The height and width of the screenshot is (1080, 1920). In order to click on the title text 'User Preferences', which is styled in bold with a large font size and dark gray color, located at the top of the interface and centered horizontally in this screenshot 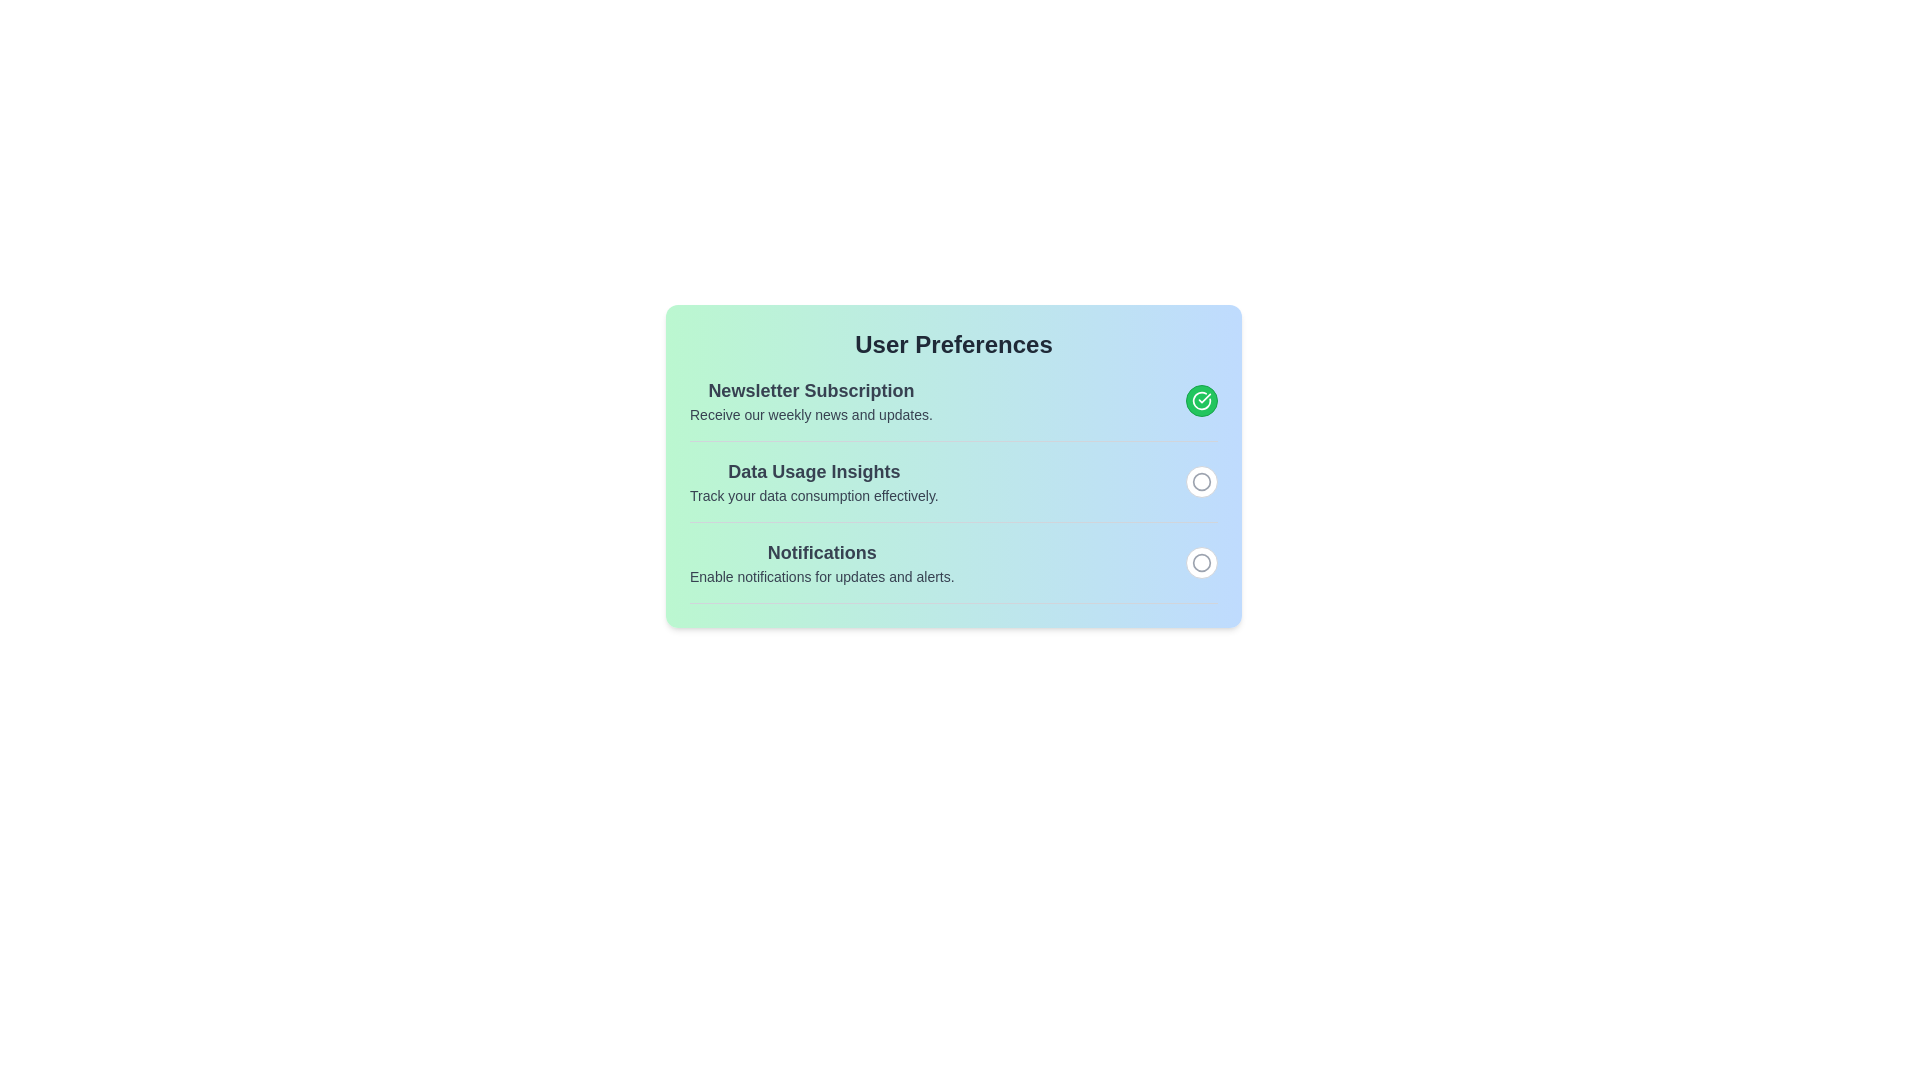, I will do `click(953, 343)`.